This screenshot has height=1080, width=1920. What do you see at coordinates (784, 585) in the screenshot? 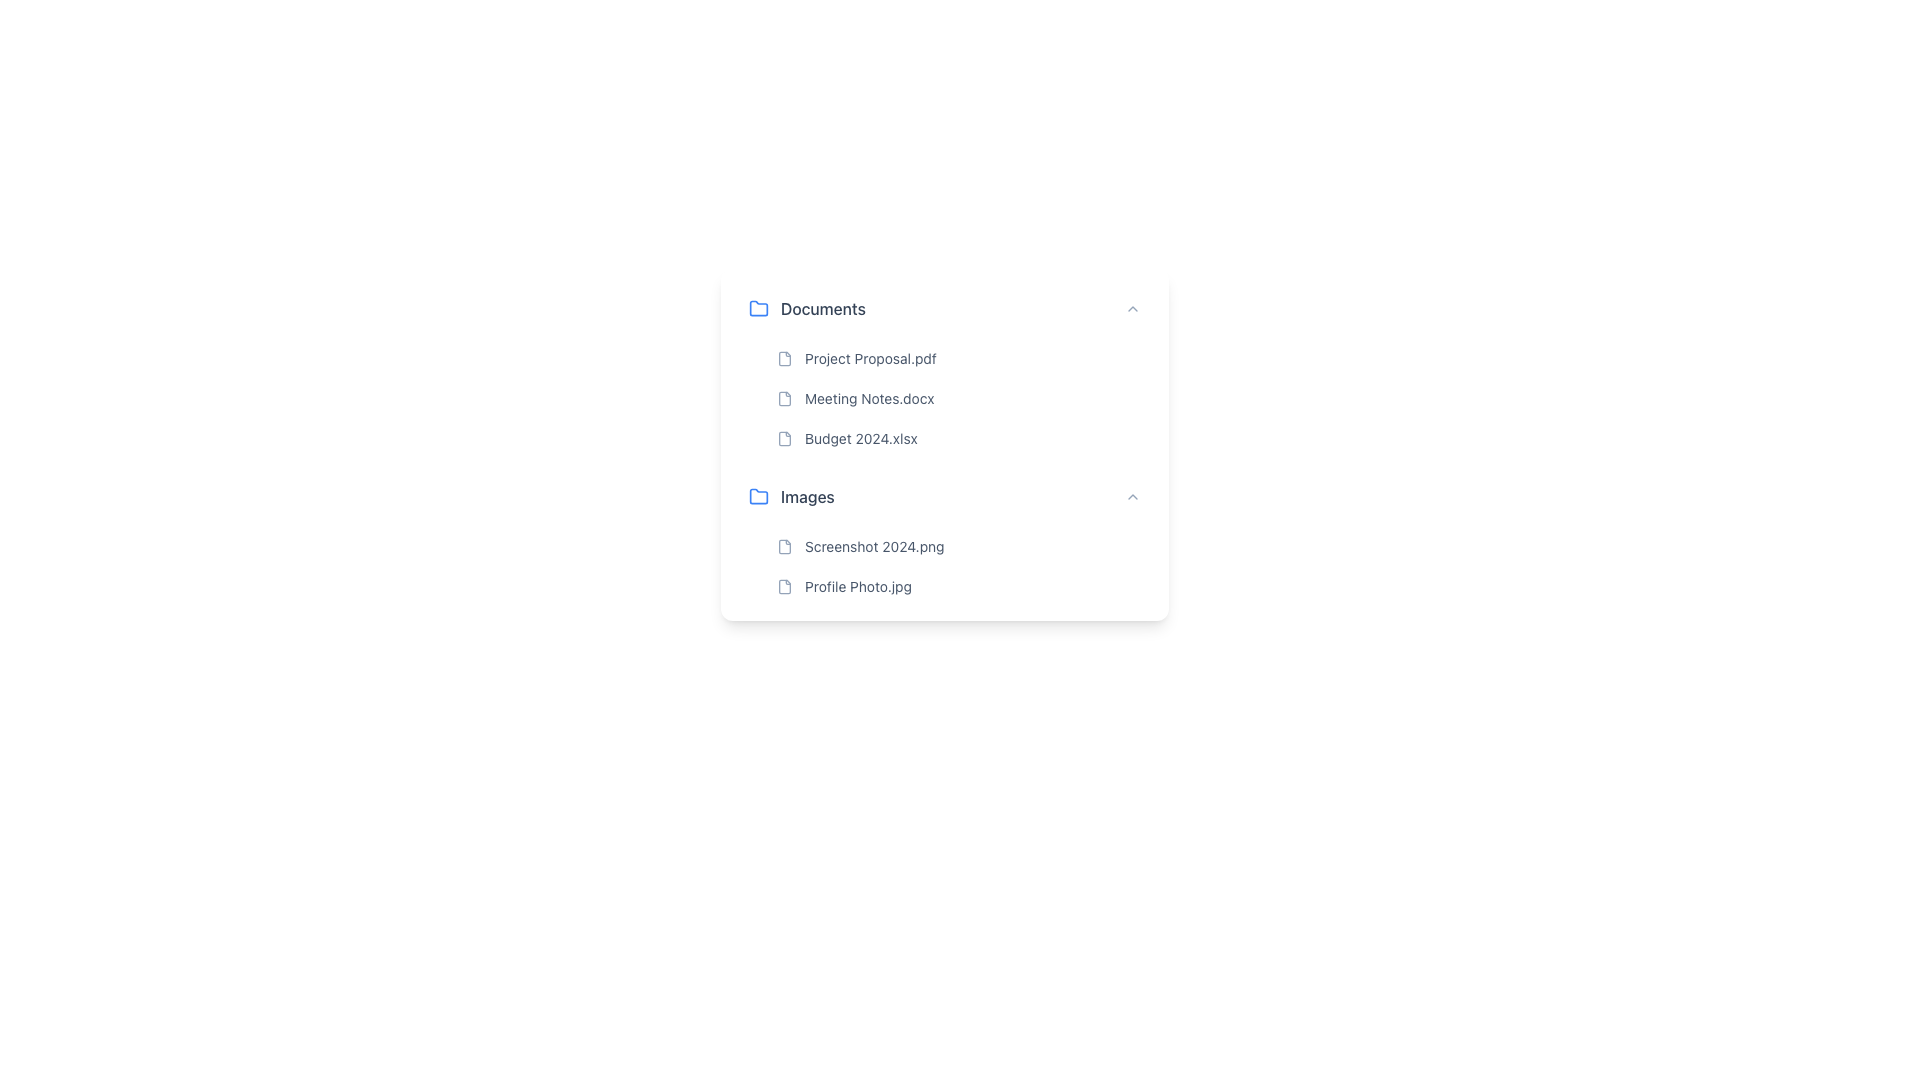
I see `the Icon (File representation) located to the left of 'Profile Photo.jpg' in the 'Images' section` at bounding box center [784, 585].